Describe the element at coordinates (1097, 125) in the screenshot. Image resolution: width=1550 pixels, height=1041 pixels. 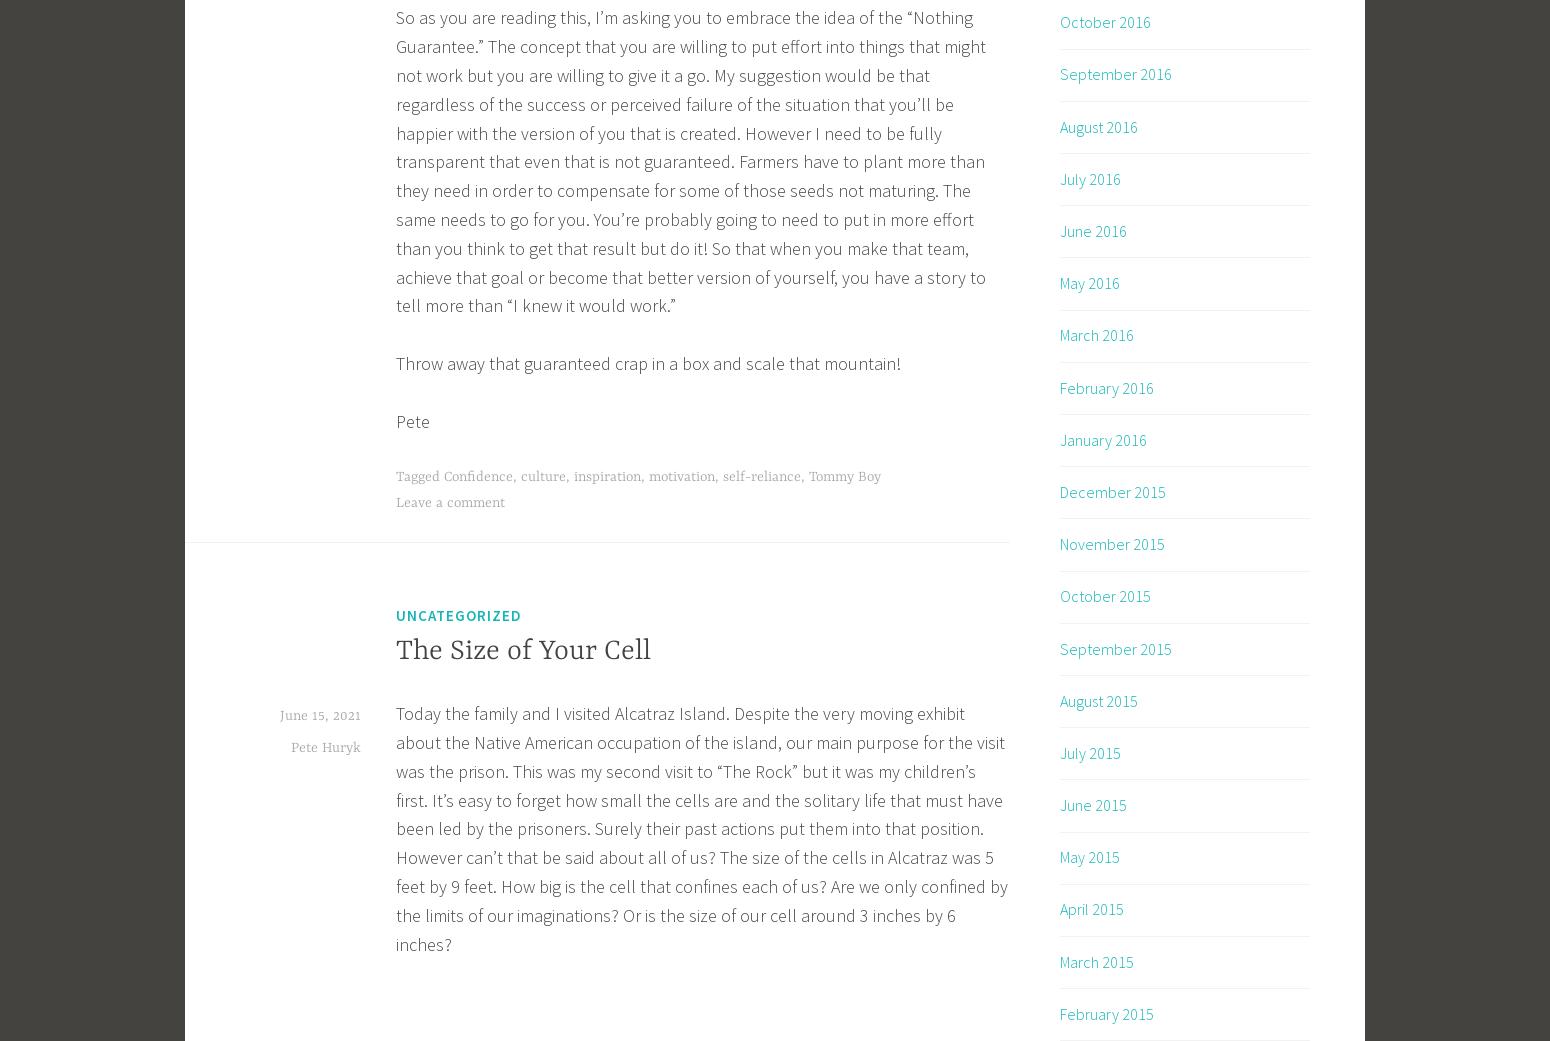
I see `'August 2016'` at that location.